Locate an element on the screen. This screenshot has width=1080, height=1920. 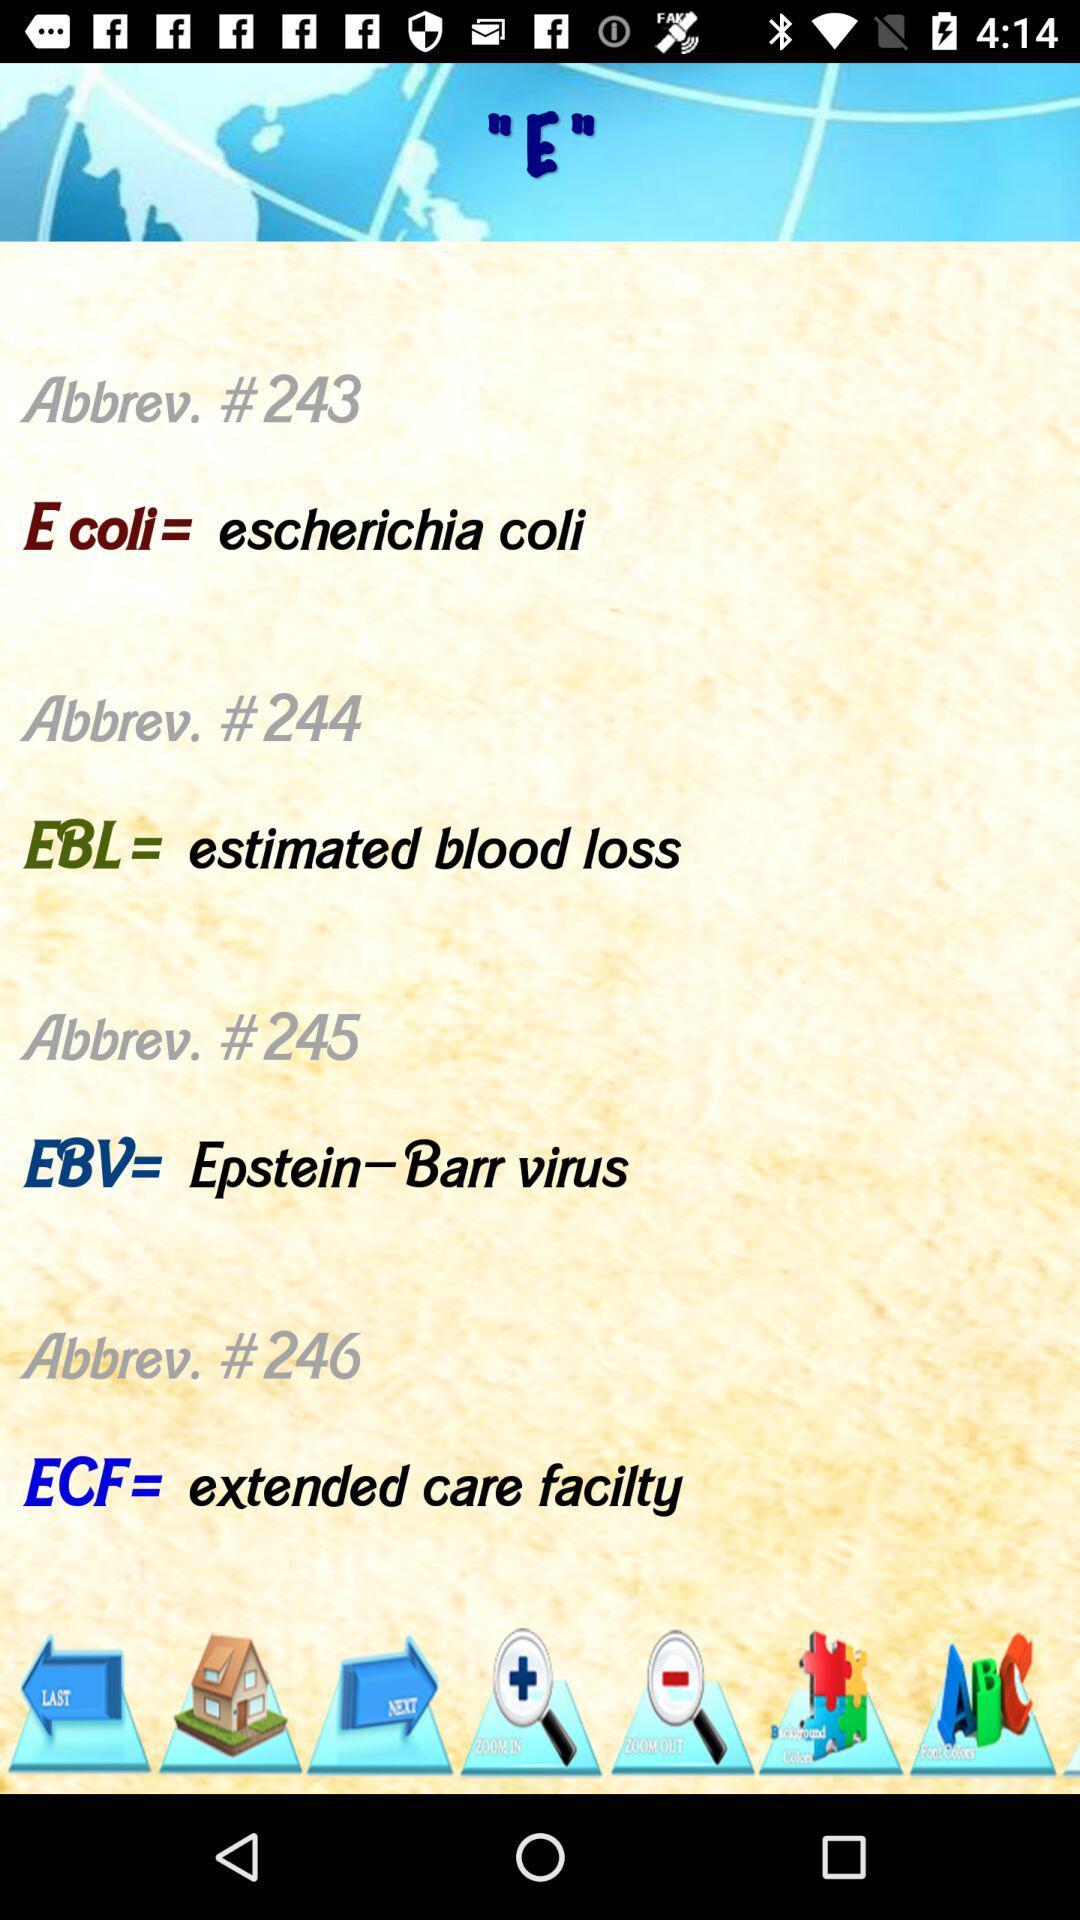
the item below abbrev 	243	 	e app is located at coordinates (680, 1702).